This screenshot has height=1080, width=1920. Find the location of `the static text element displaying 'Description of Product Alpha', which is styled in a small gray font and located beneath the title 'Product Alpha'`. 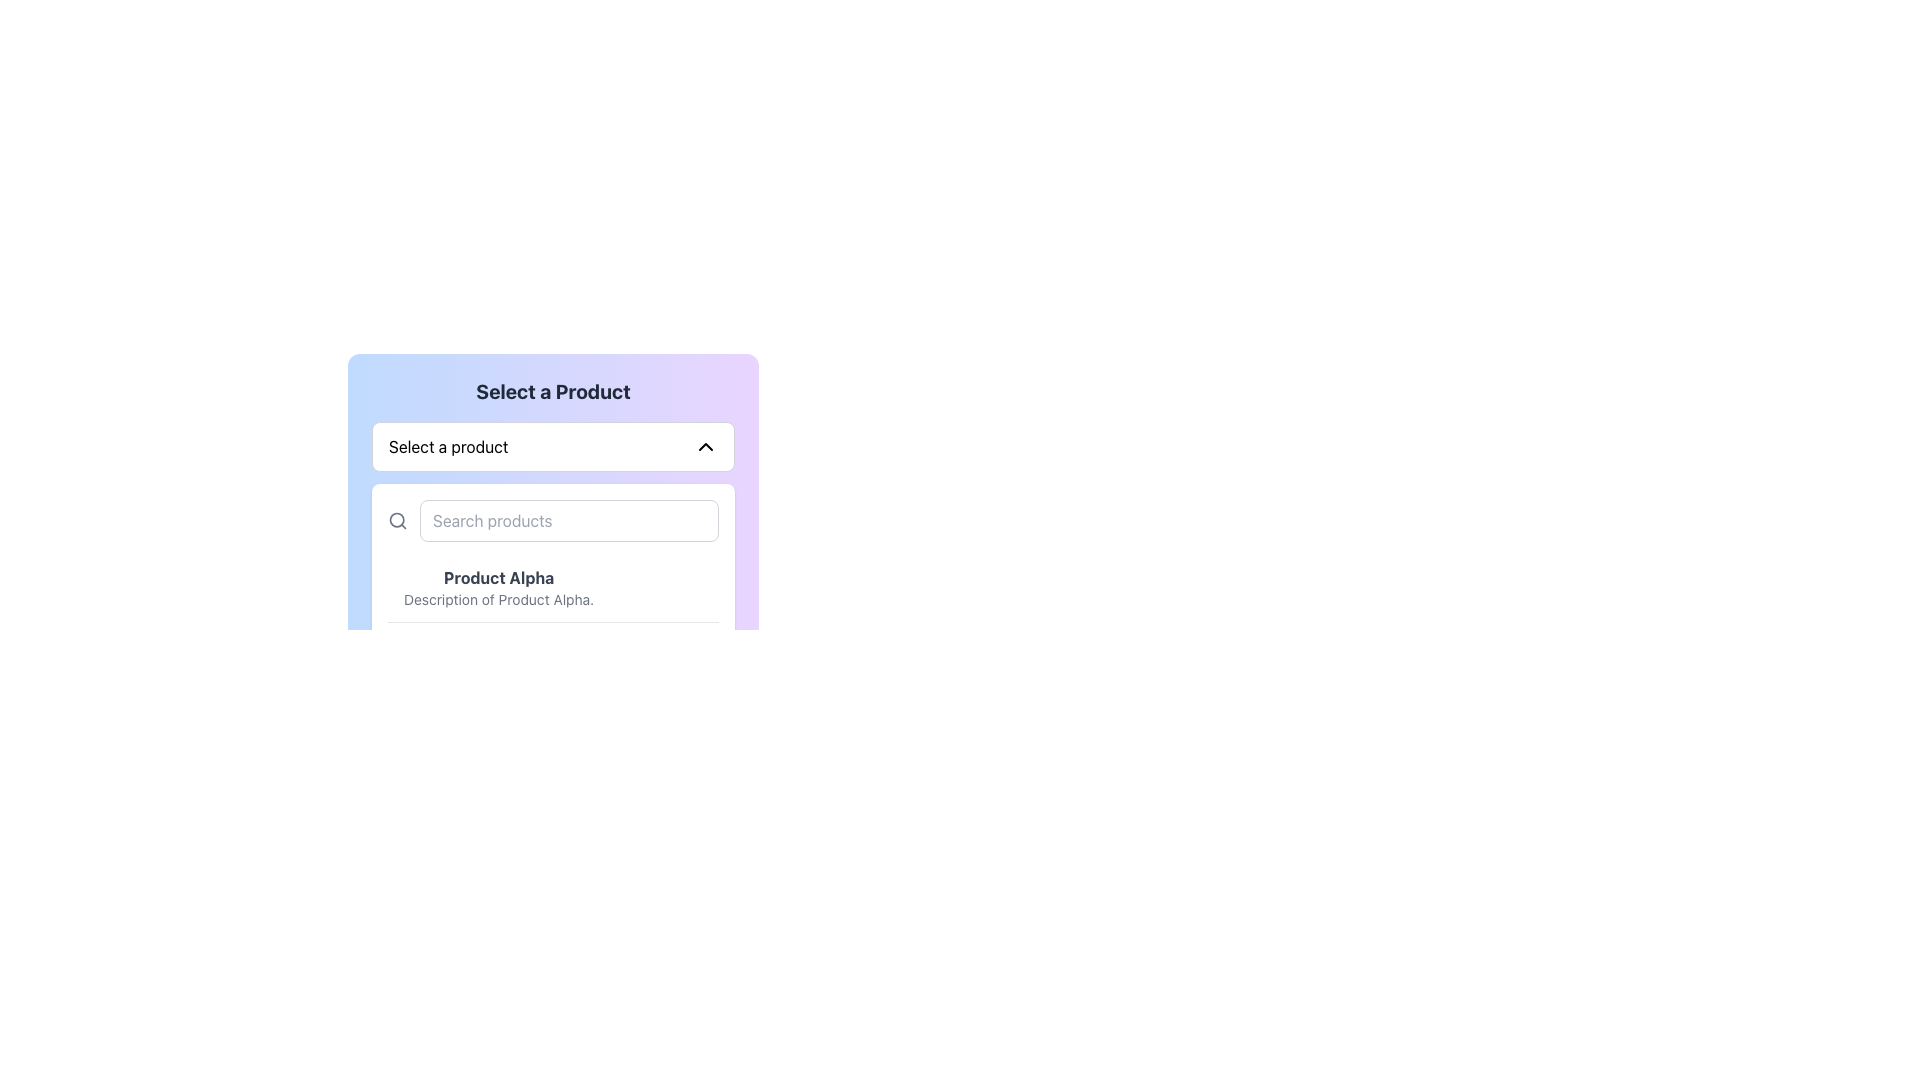

the static text element displaying 'Description of Product Alpha', which is styled in a small gray font and located beneath the title 'Product Alpha' is located at coordinates (499, 599).